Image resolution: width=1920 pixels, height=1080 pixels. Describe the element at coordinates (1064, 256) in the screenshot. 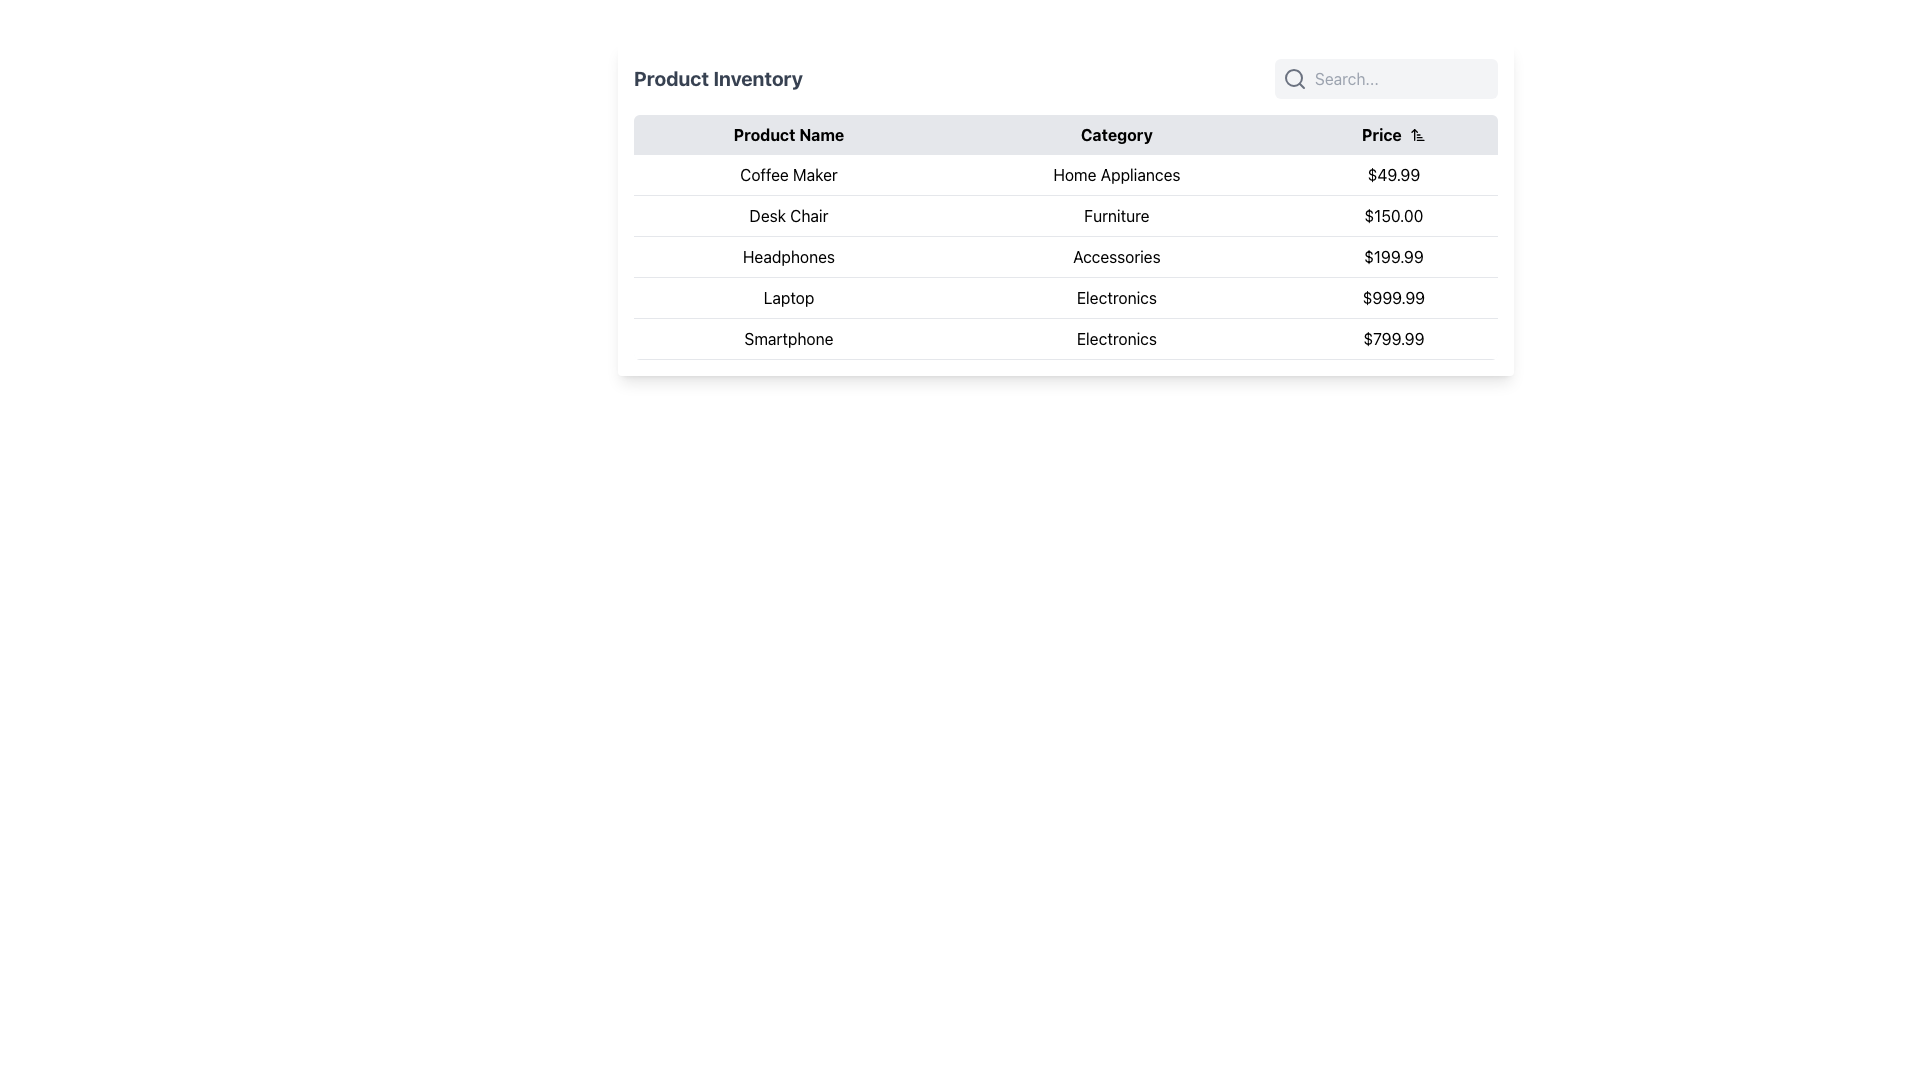

I see `to select the third row in the product inventory table, which provides information about a product's name, category, and price` at that location.